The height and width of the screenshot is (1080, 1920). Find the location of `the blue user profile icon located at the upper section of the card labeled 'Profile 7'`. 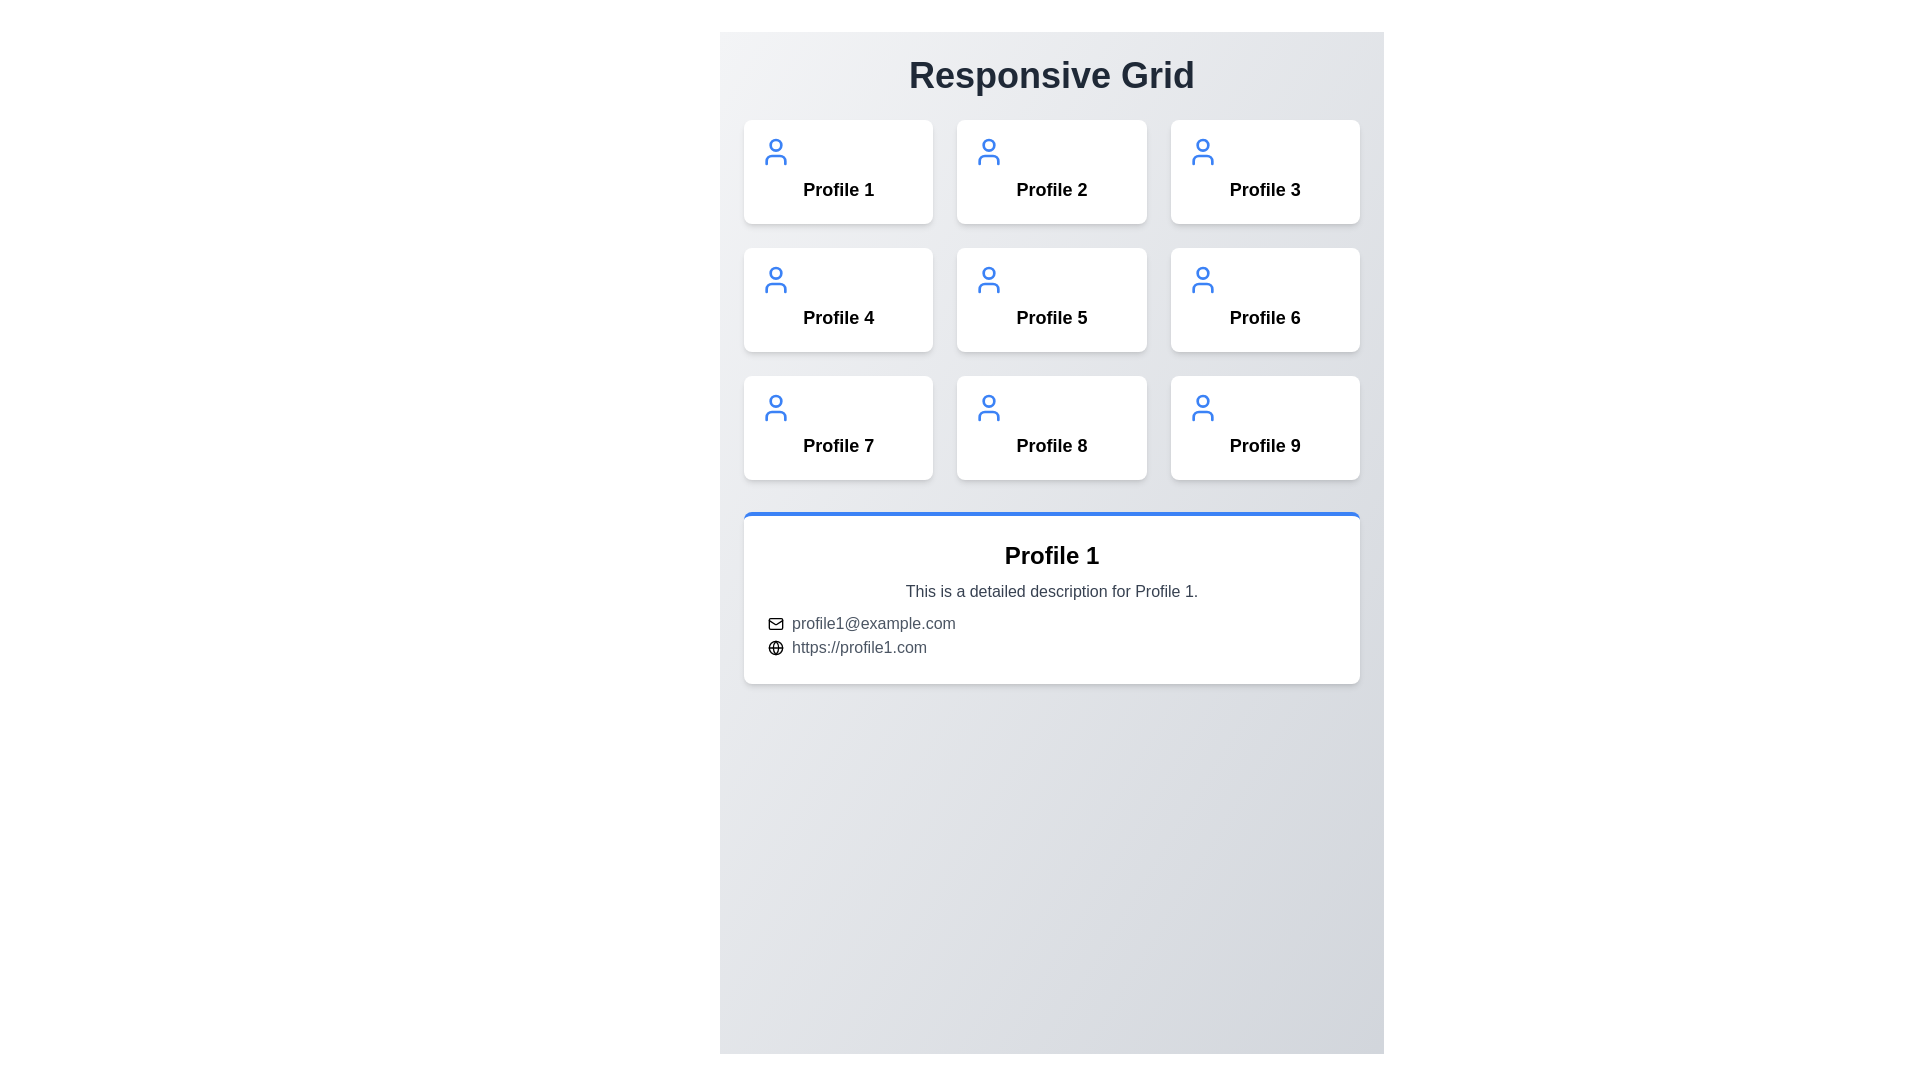

the blue user profile icon located at the upper section of the card labeled 'Profile 7' is located at coordinates (775, 407).